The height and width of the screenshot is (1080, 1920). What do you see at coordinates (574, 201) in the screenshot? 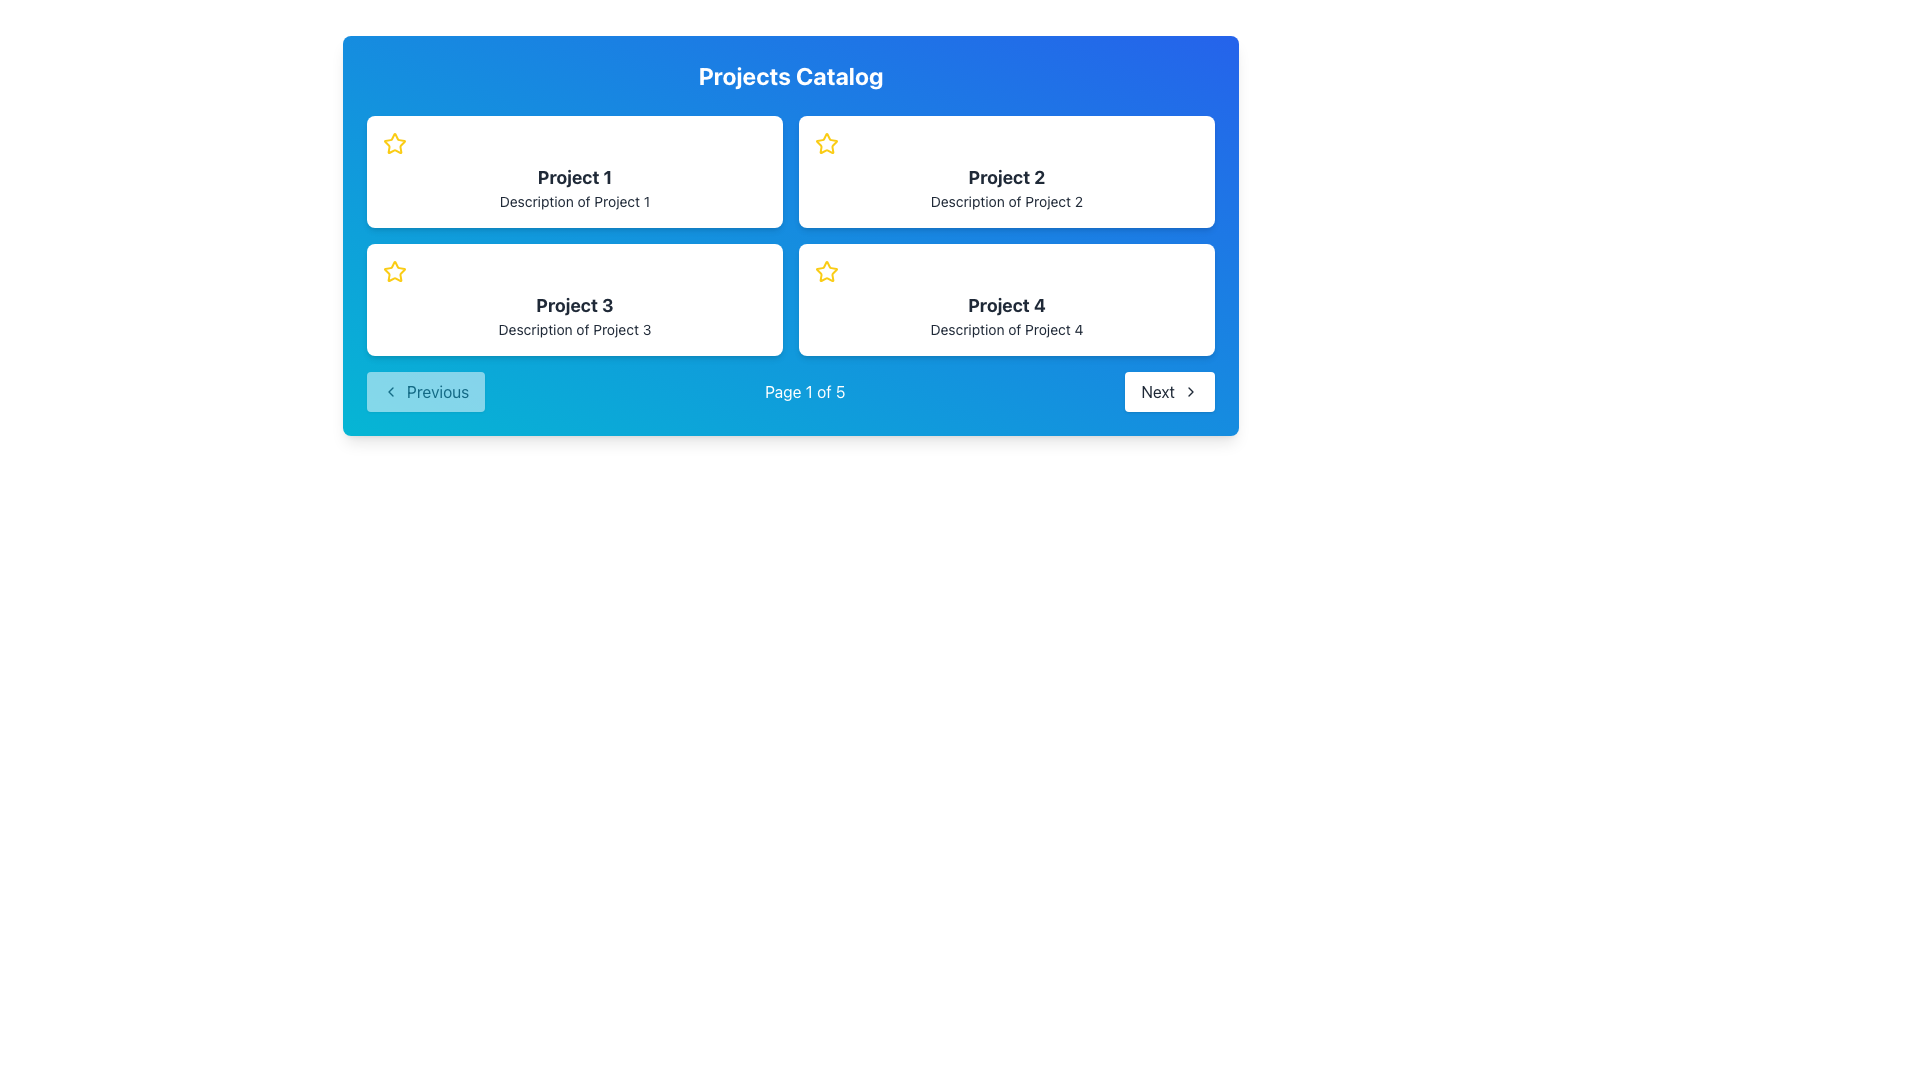
I see `the description text element that provides details about 'Project 1', located beneath the bold title in the 'Projects Catalog' grid` at bounding box center [574, 201].